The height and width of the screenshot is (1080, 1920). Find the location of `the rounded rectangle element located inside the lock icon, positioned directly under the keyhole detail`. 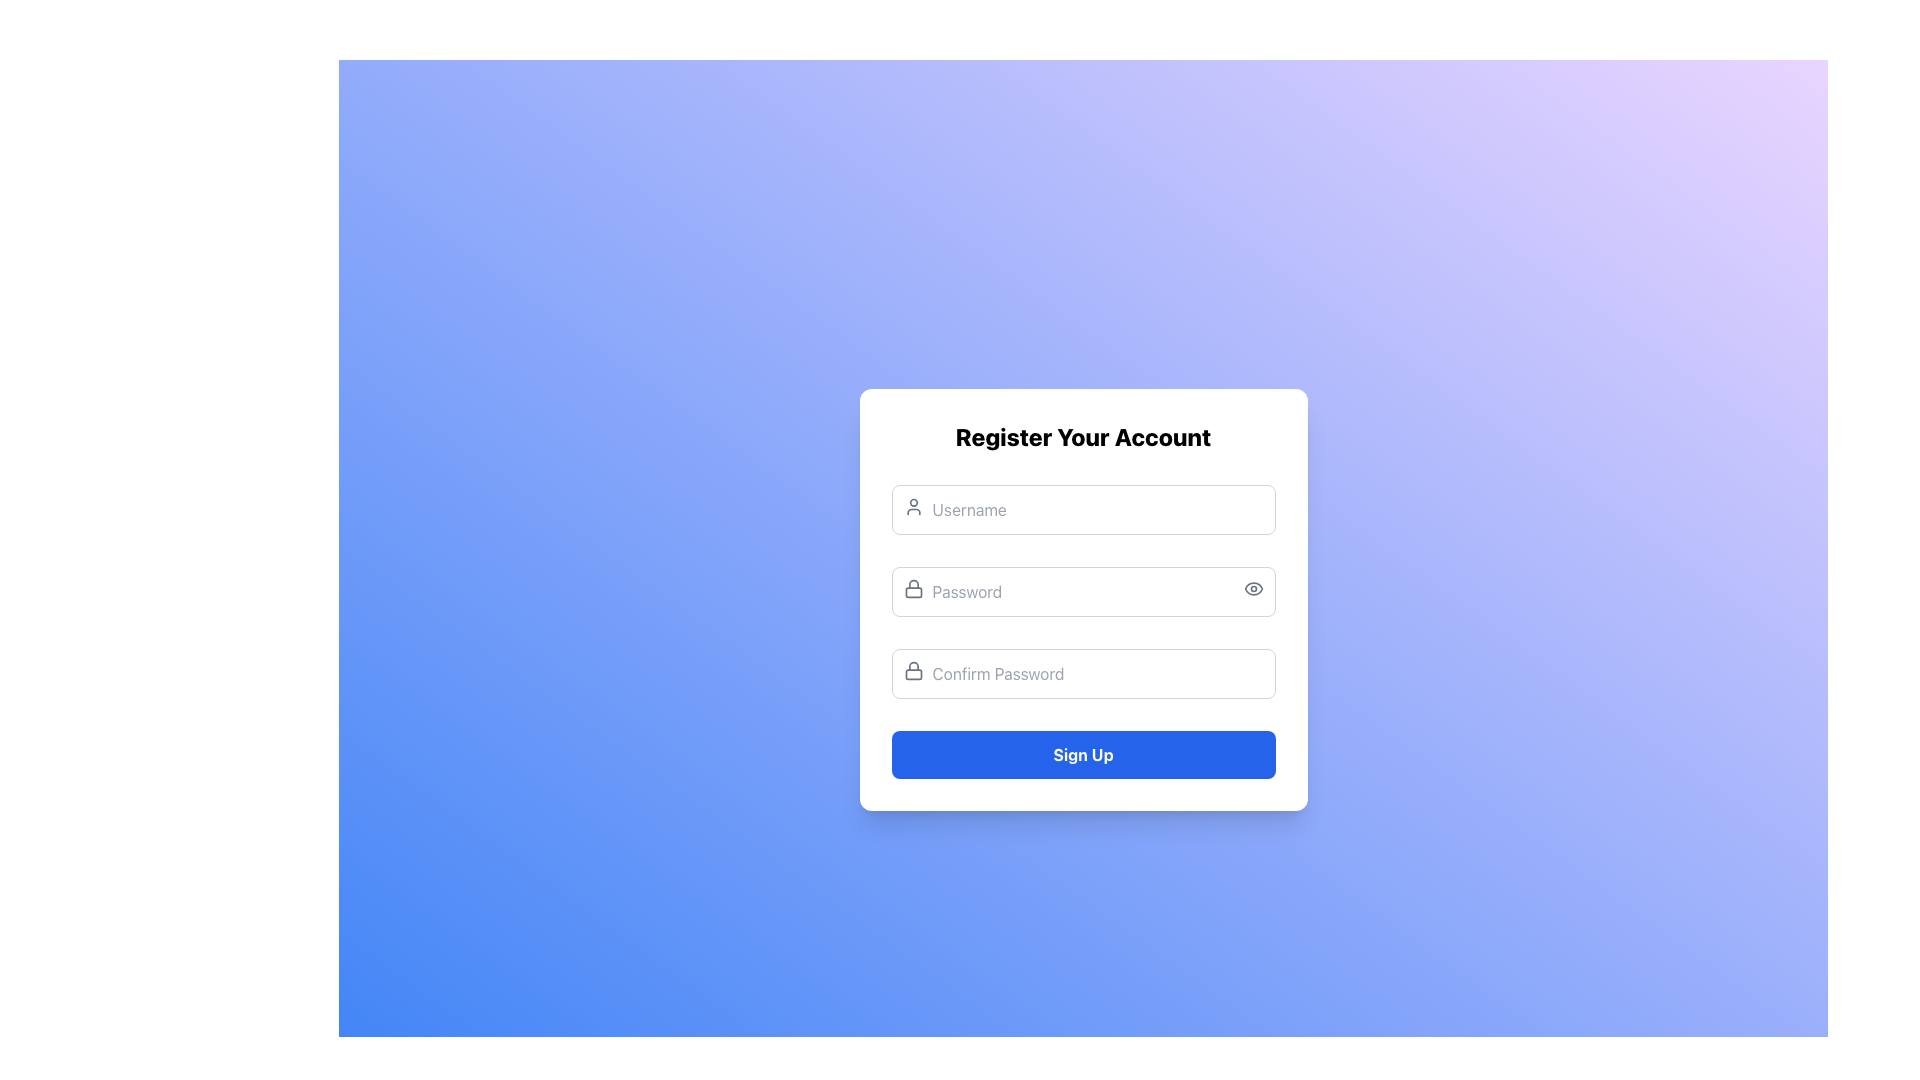

the rounded rectangle element located inside the lock icon, positioned directly under the keyhole detail is located at coordinates (912, 591).